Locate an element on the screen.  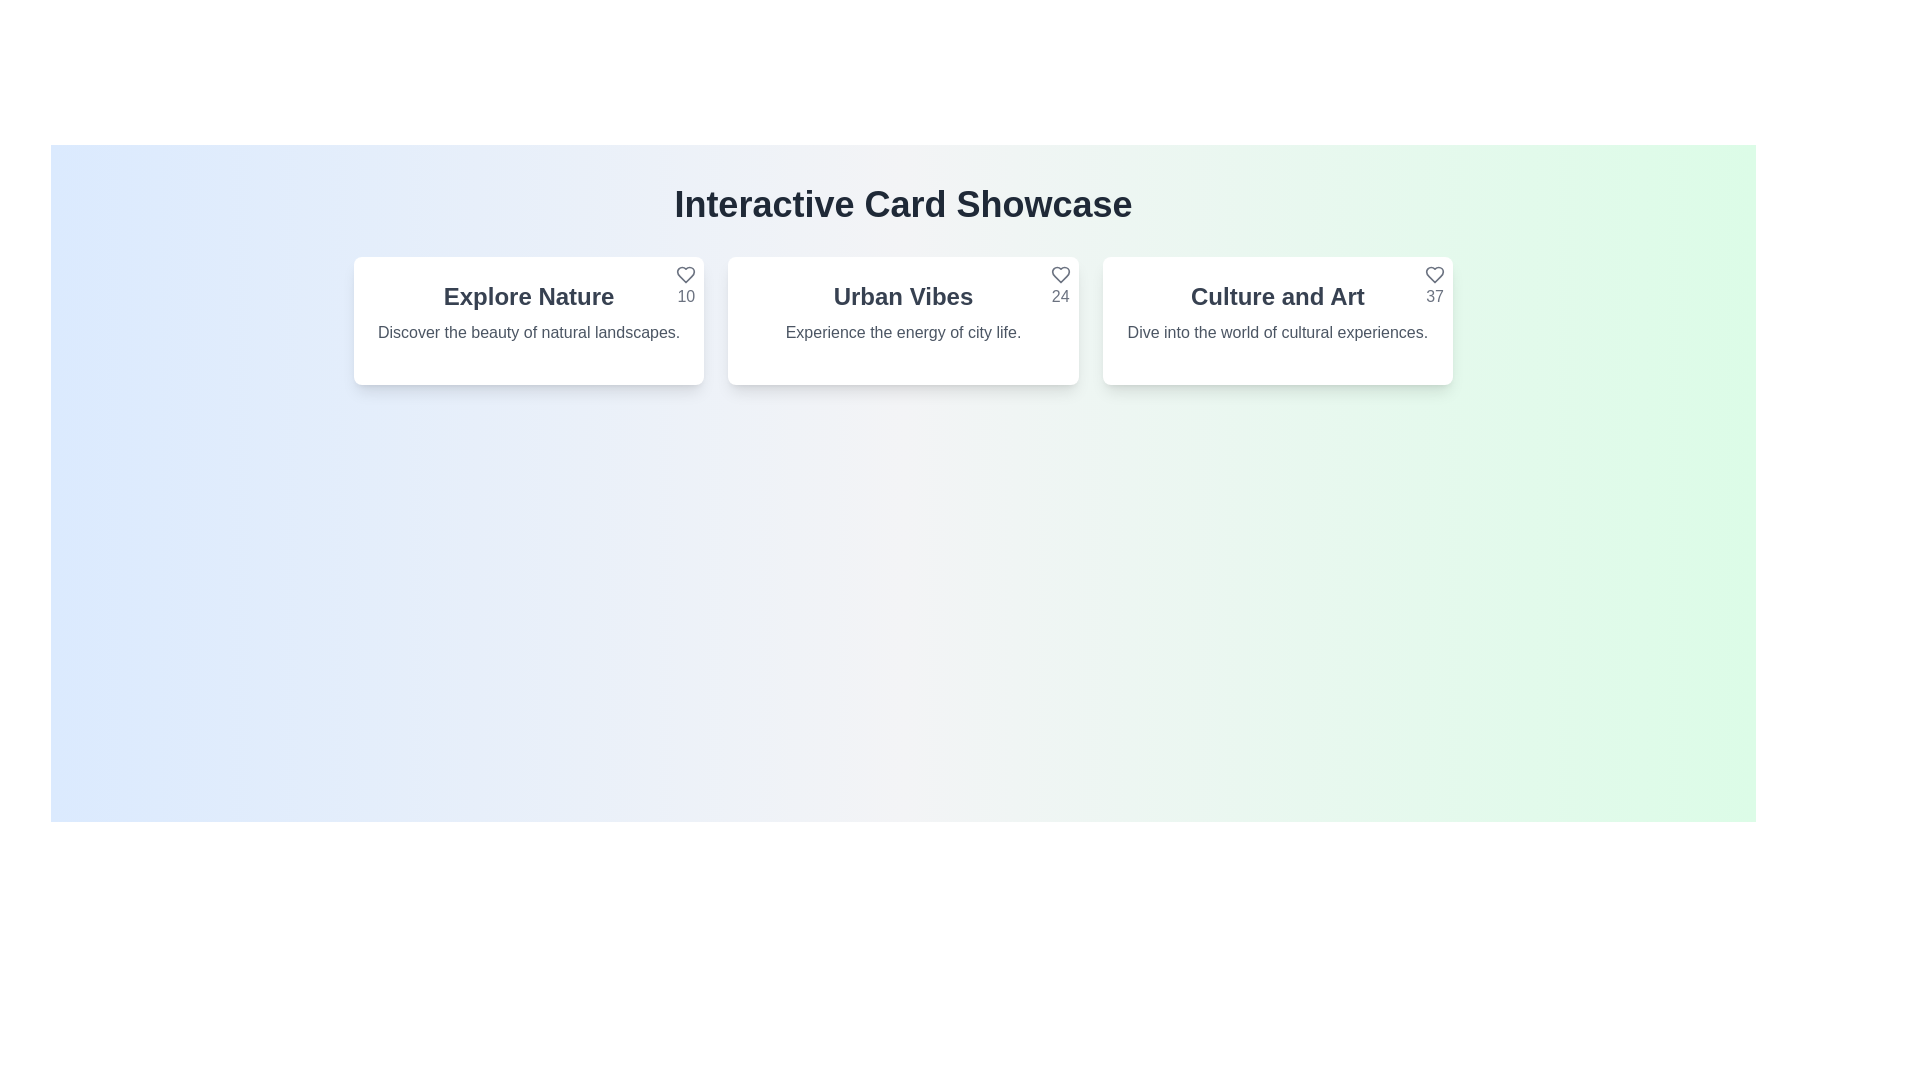
the informational card located in the top-left corner of the grid layout is located at coordinates (529, 319).